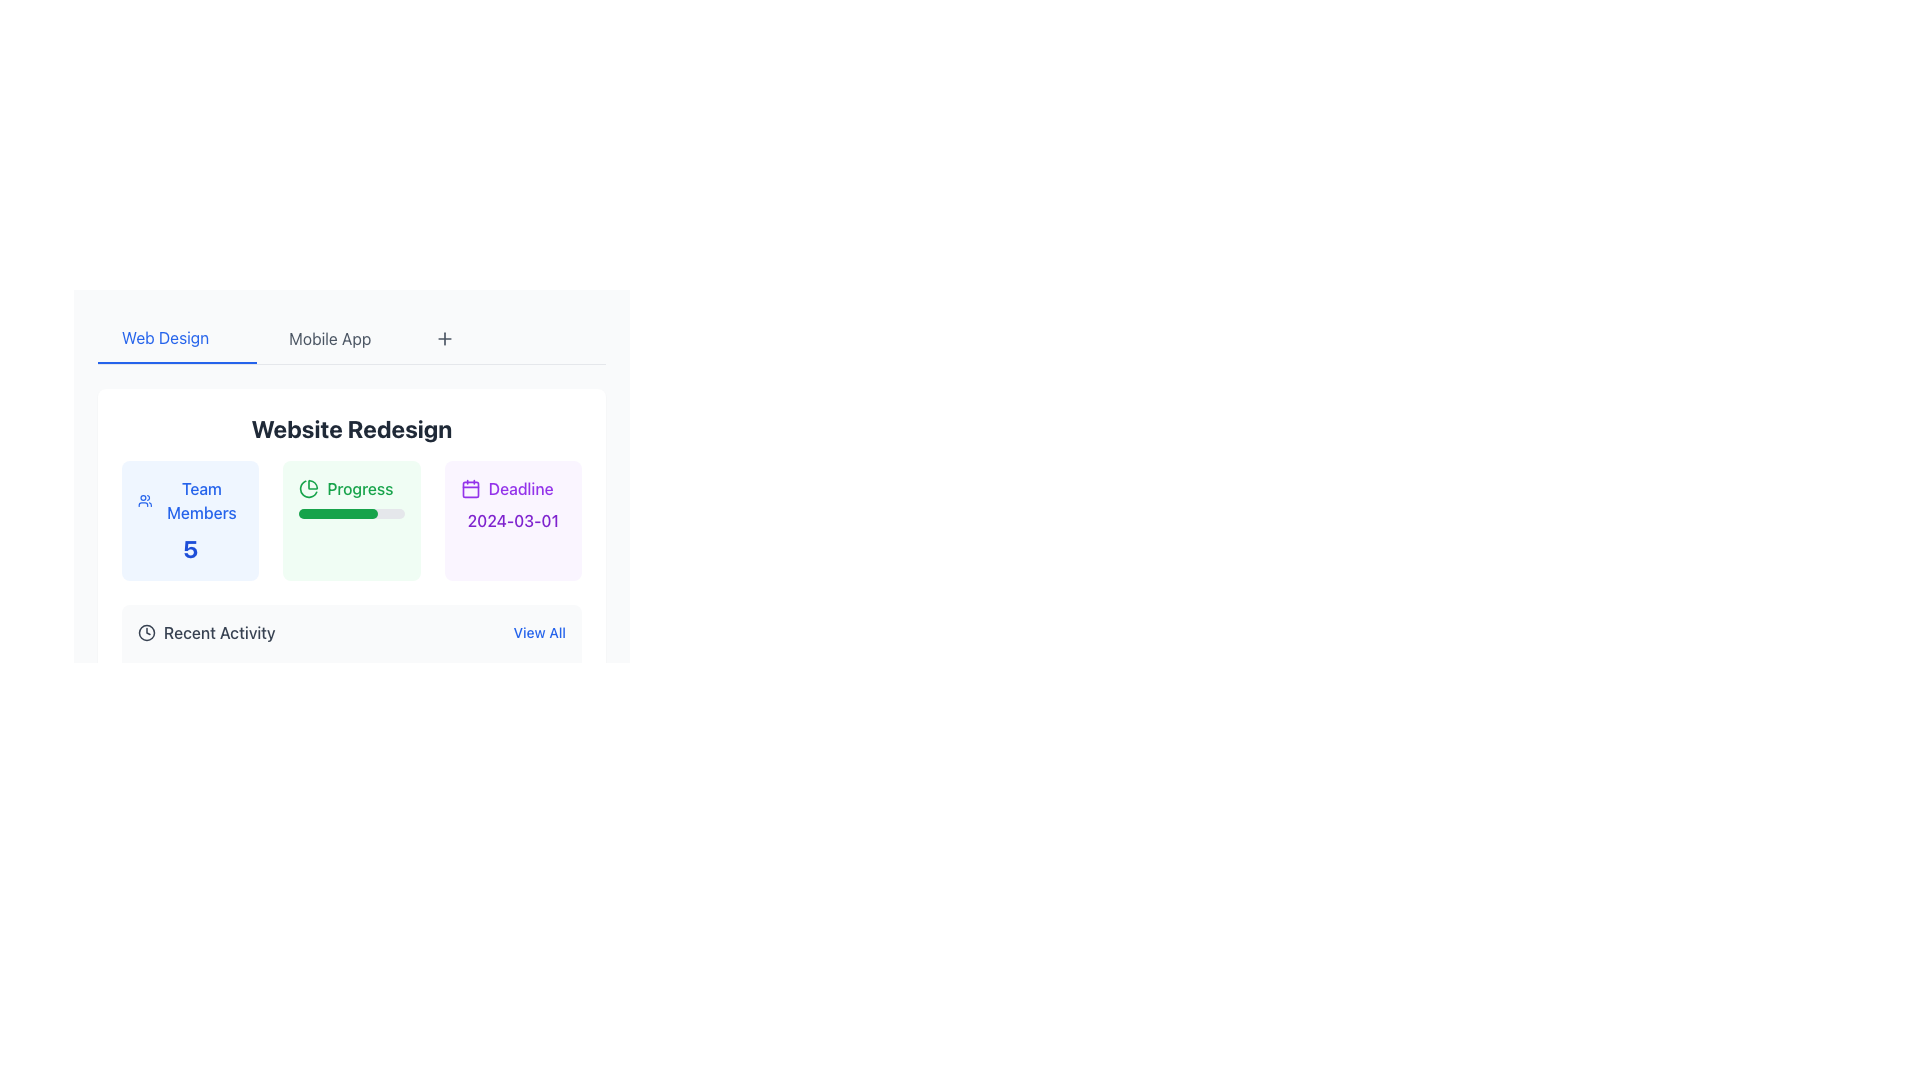  What do you see at coordinates (146, 632) in the screenshot?
I see `the outer circular component of the clock icon, which serves as a decorative boundary for the clock's face` at bounding box center [146, 632].